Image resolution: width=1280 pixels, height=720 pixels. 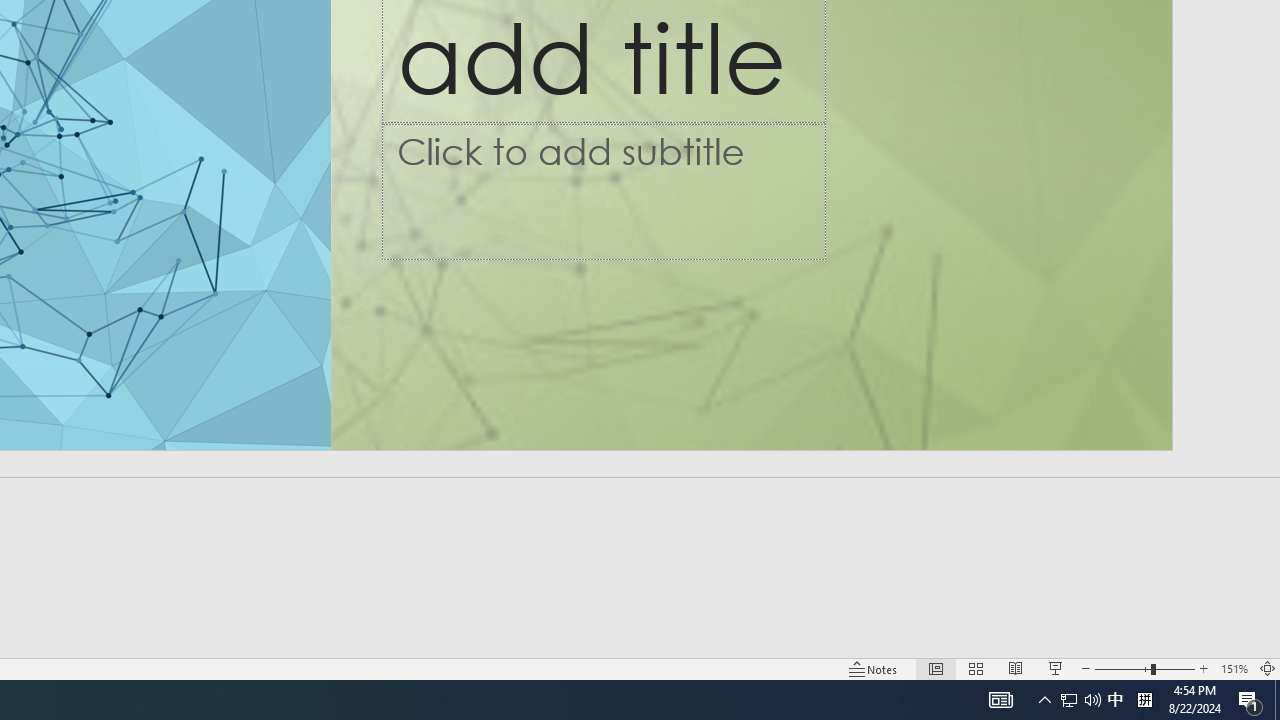 What do you see at coordinates (1233, 669) in the screenshot?
I see `'Zoom 151%'` at bounding box center [1233, 669].